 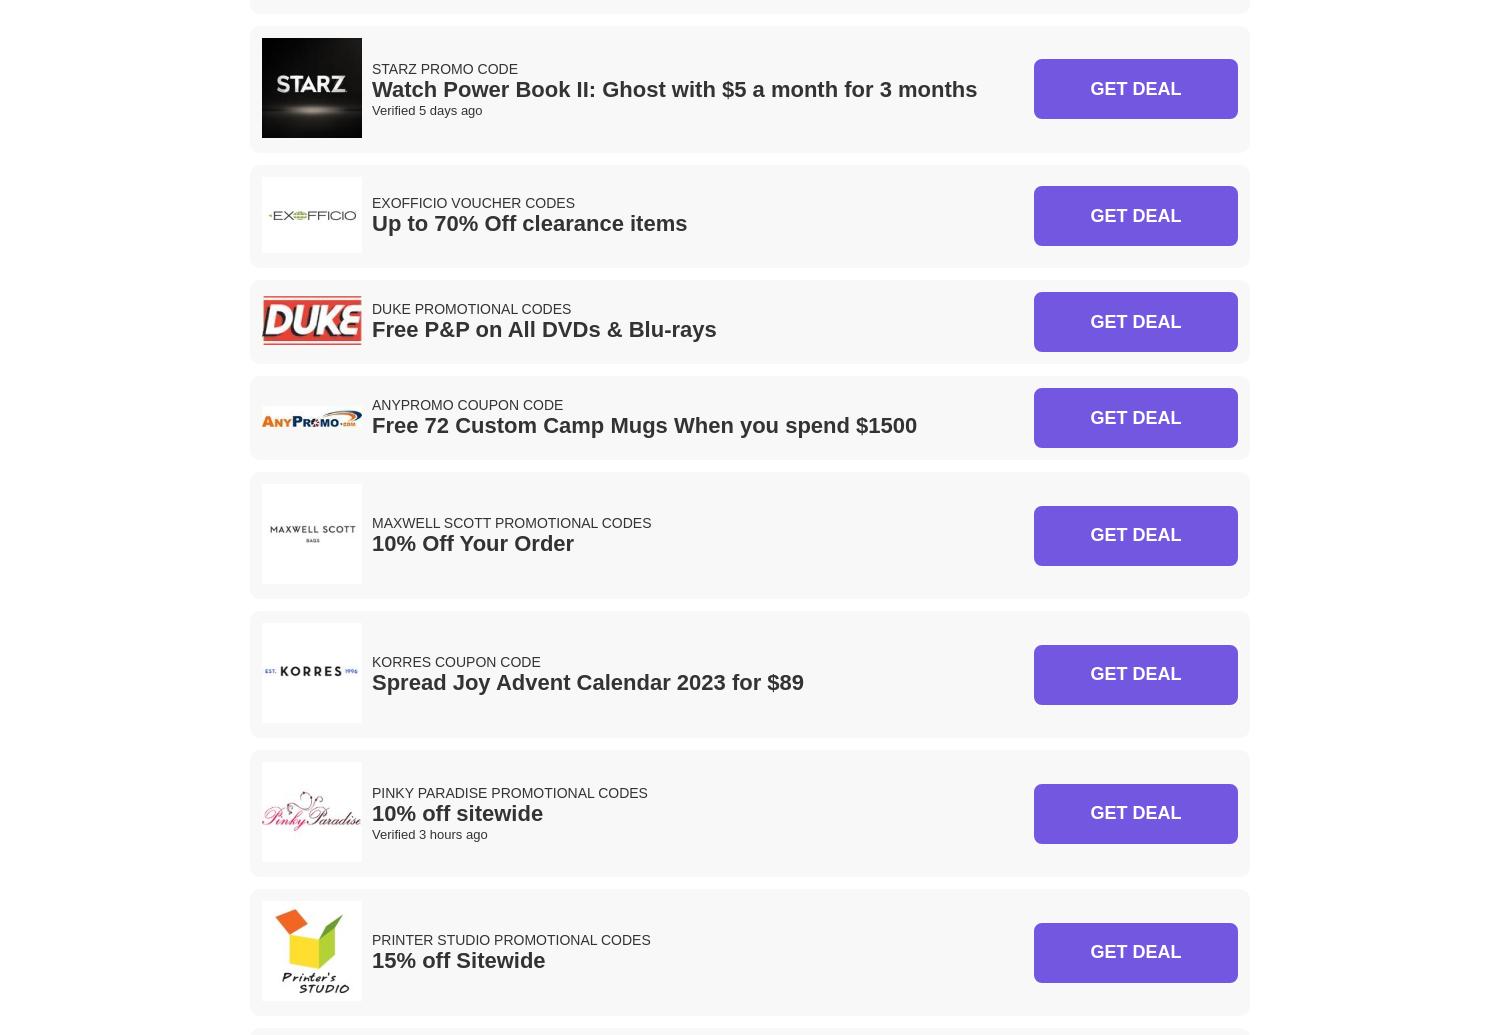 I want to click on 'Up to 70% Off clearance items', so click(x=529, y=223).